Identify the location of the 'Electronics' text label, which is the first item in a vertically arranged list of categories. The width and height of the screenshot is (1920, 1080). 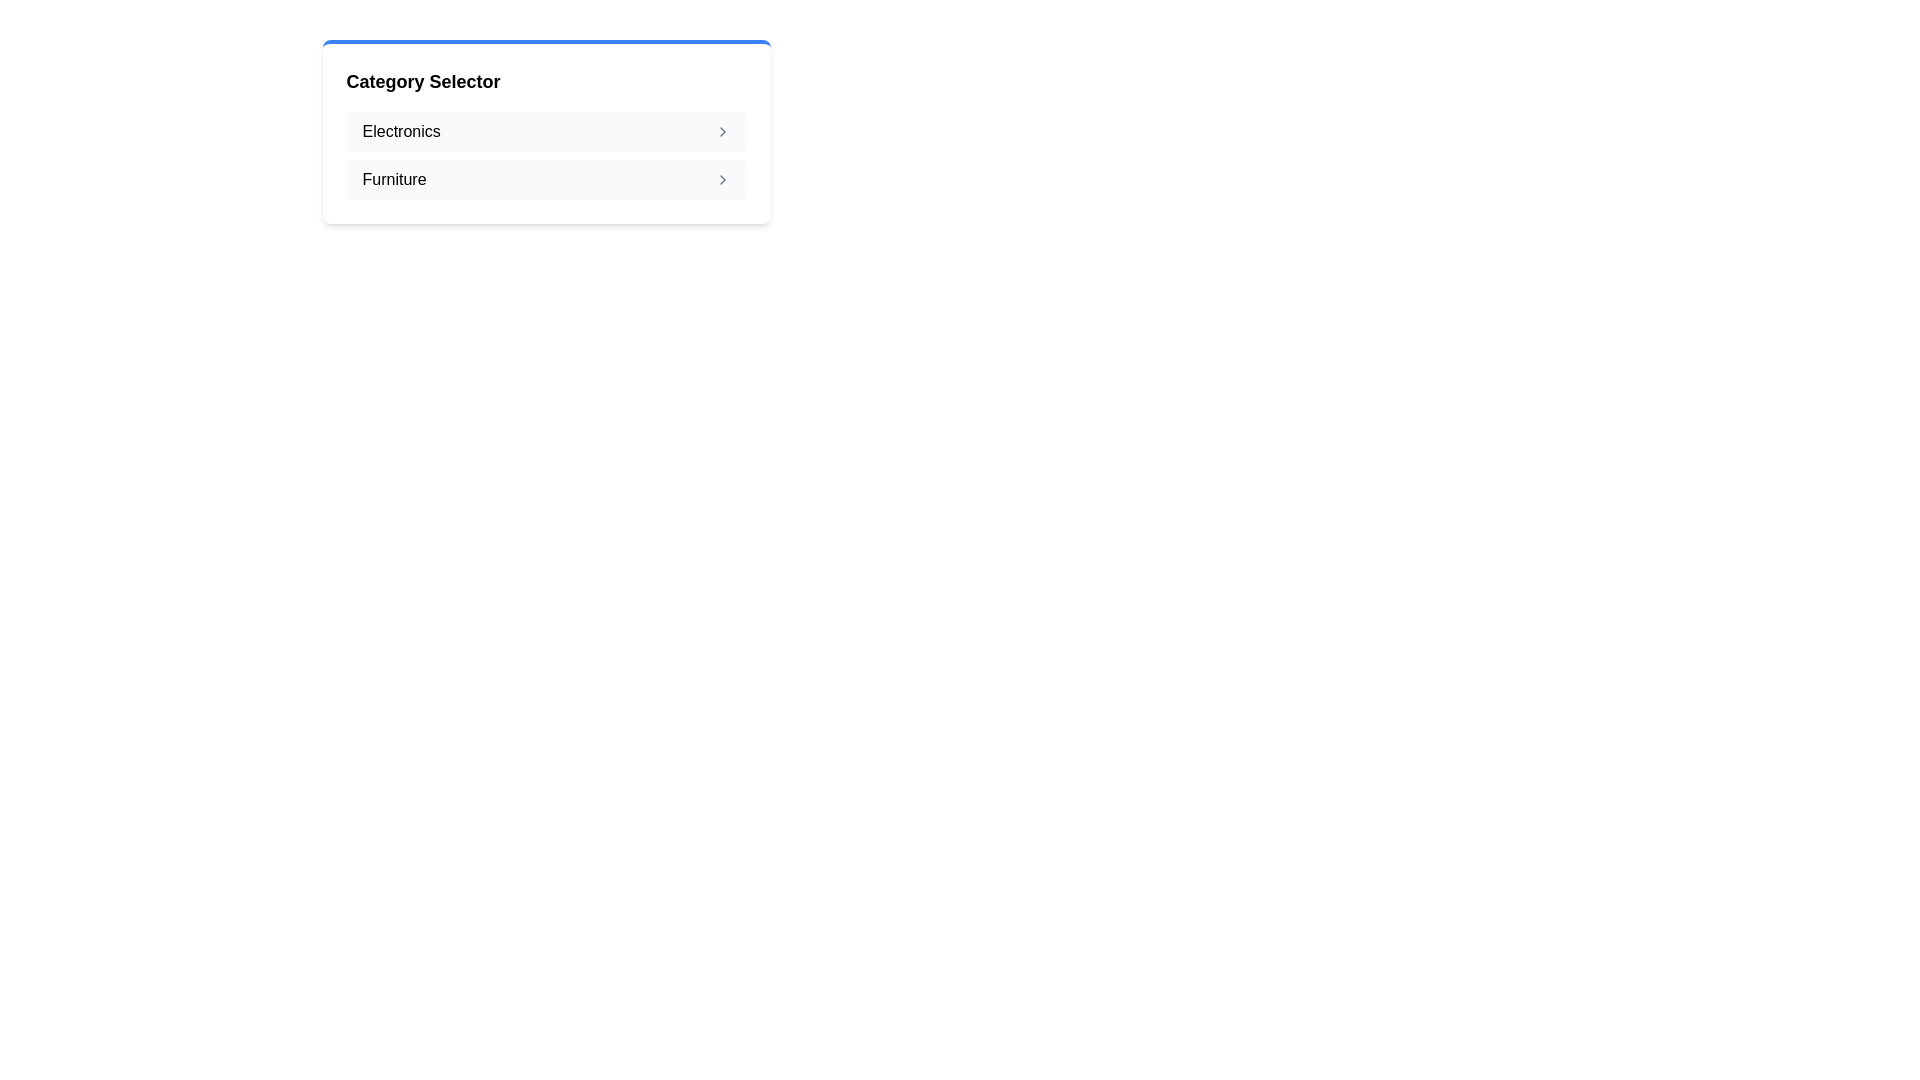
(400, 131).